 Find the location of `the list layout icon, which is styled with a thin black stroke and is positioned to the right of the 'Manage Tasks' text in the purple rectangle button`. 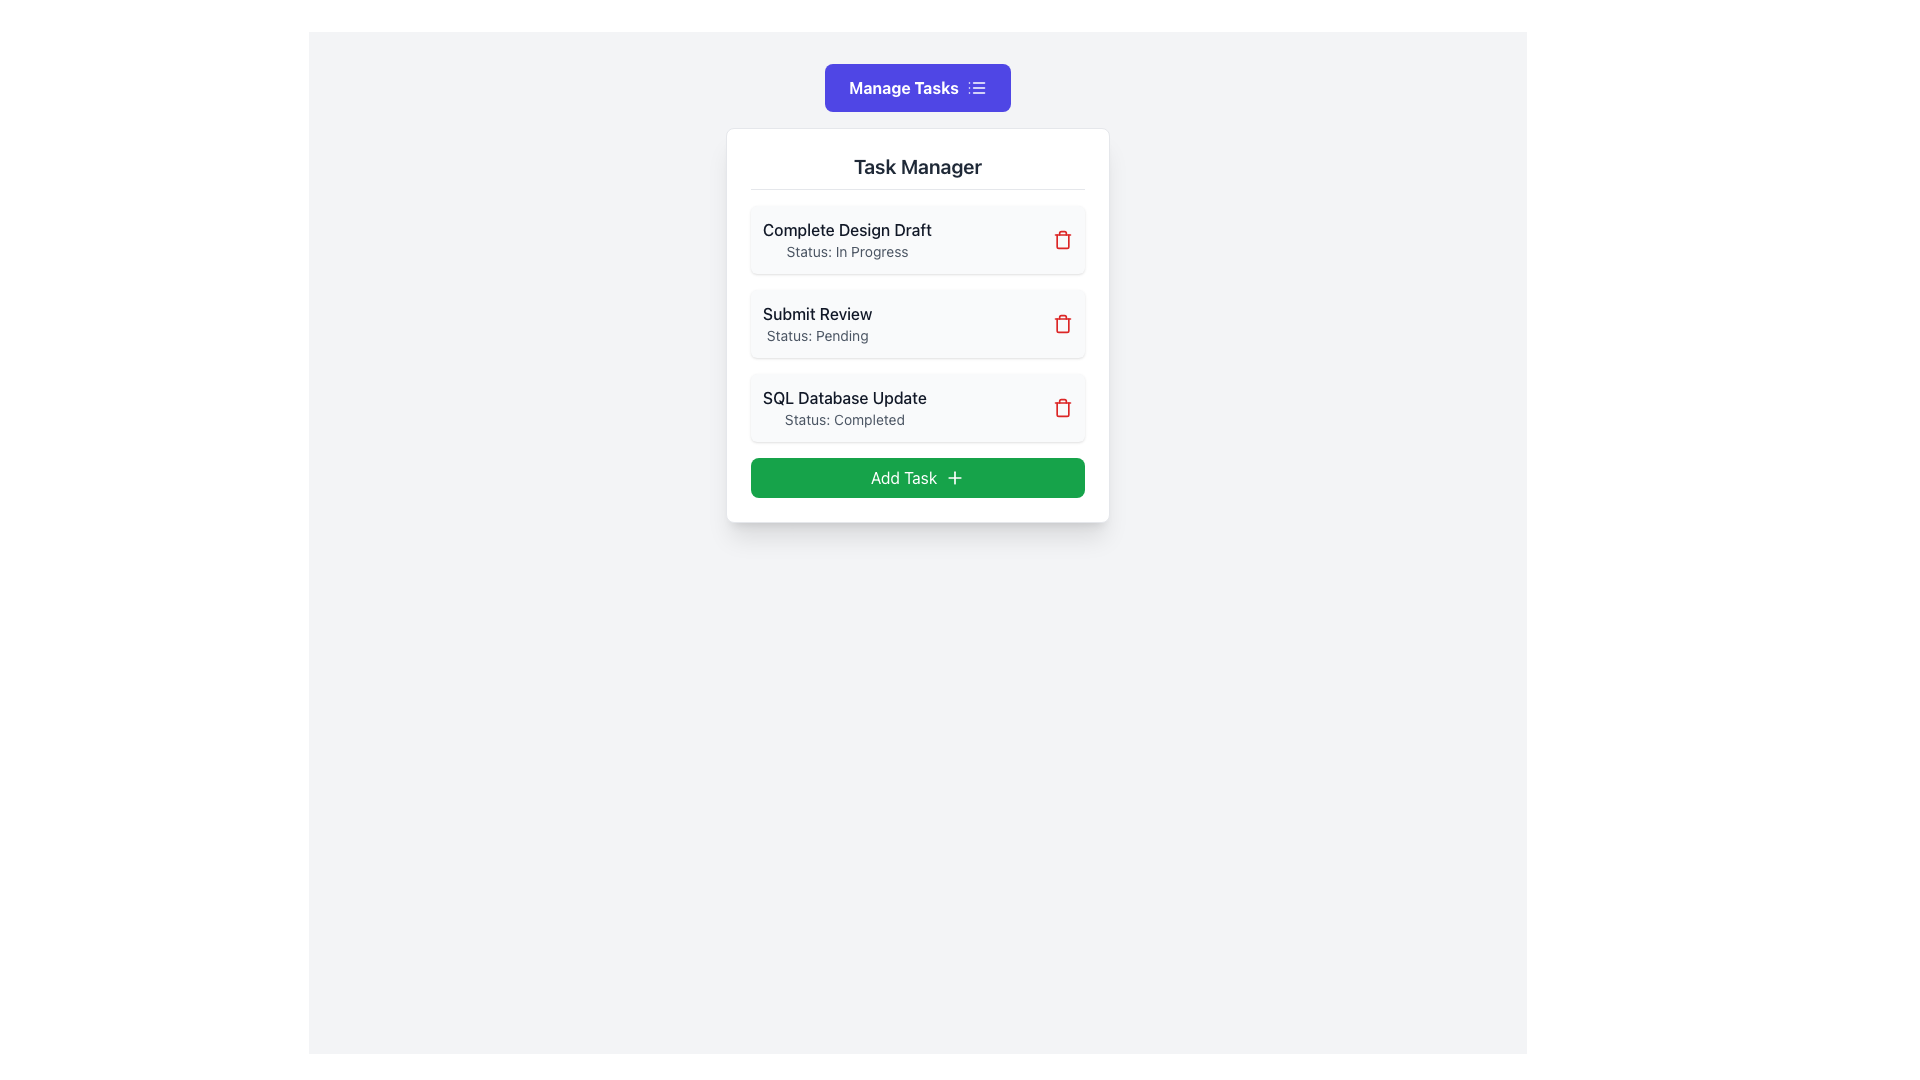

the list layout icon, which is styled with a thin black stroke and is positioned to the right of the 'Manage Tasks' text in the purple rectangle button is located at coordinates (976, 87).